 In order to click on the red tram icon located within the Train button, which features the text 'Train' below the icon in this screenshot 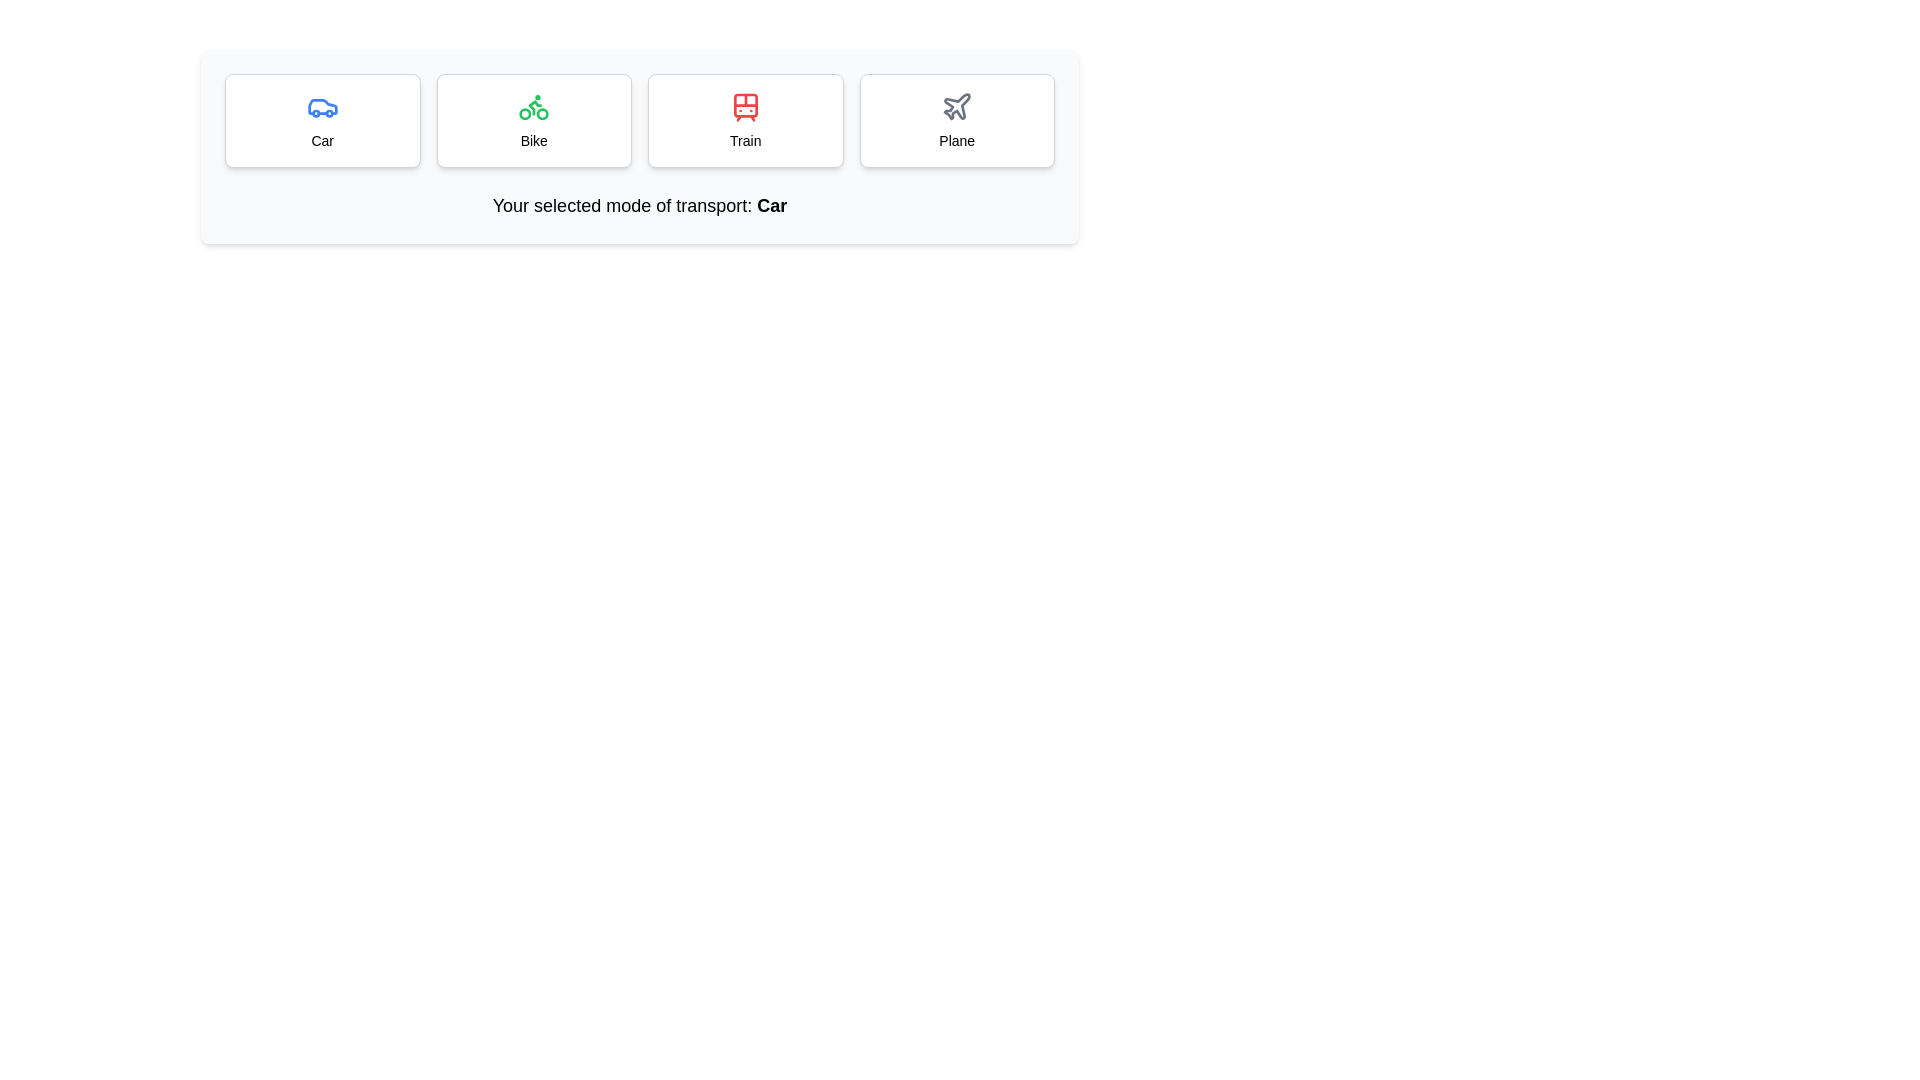, I will do `click(744, 107)`.